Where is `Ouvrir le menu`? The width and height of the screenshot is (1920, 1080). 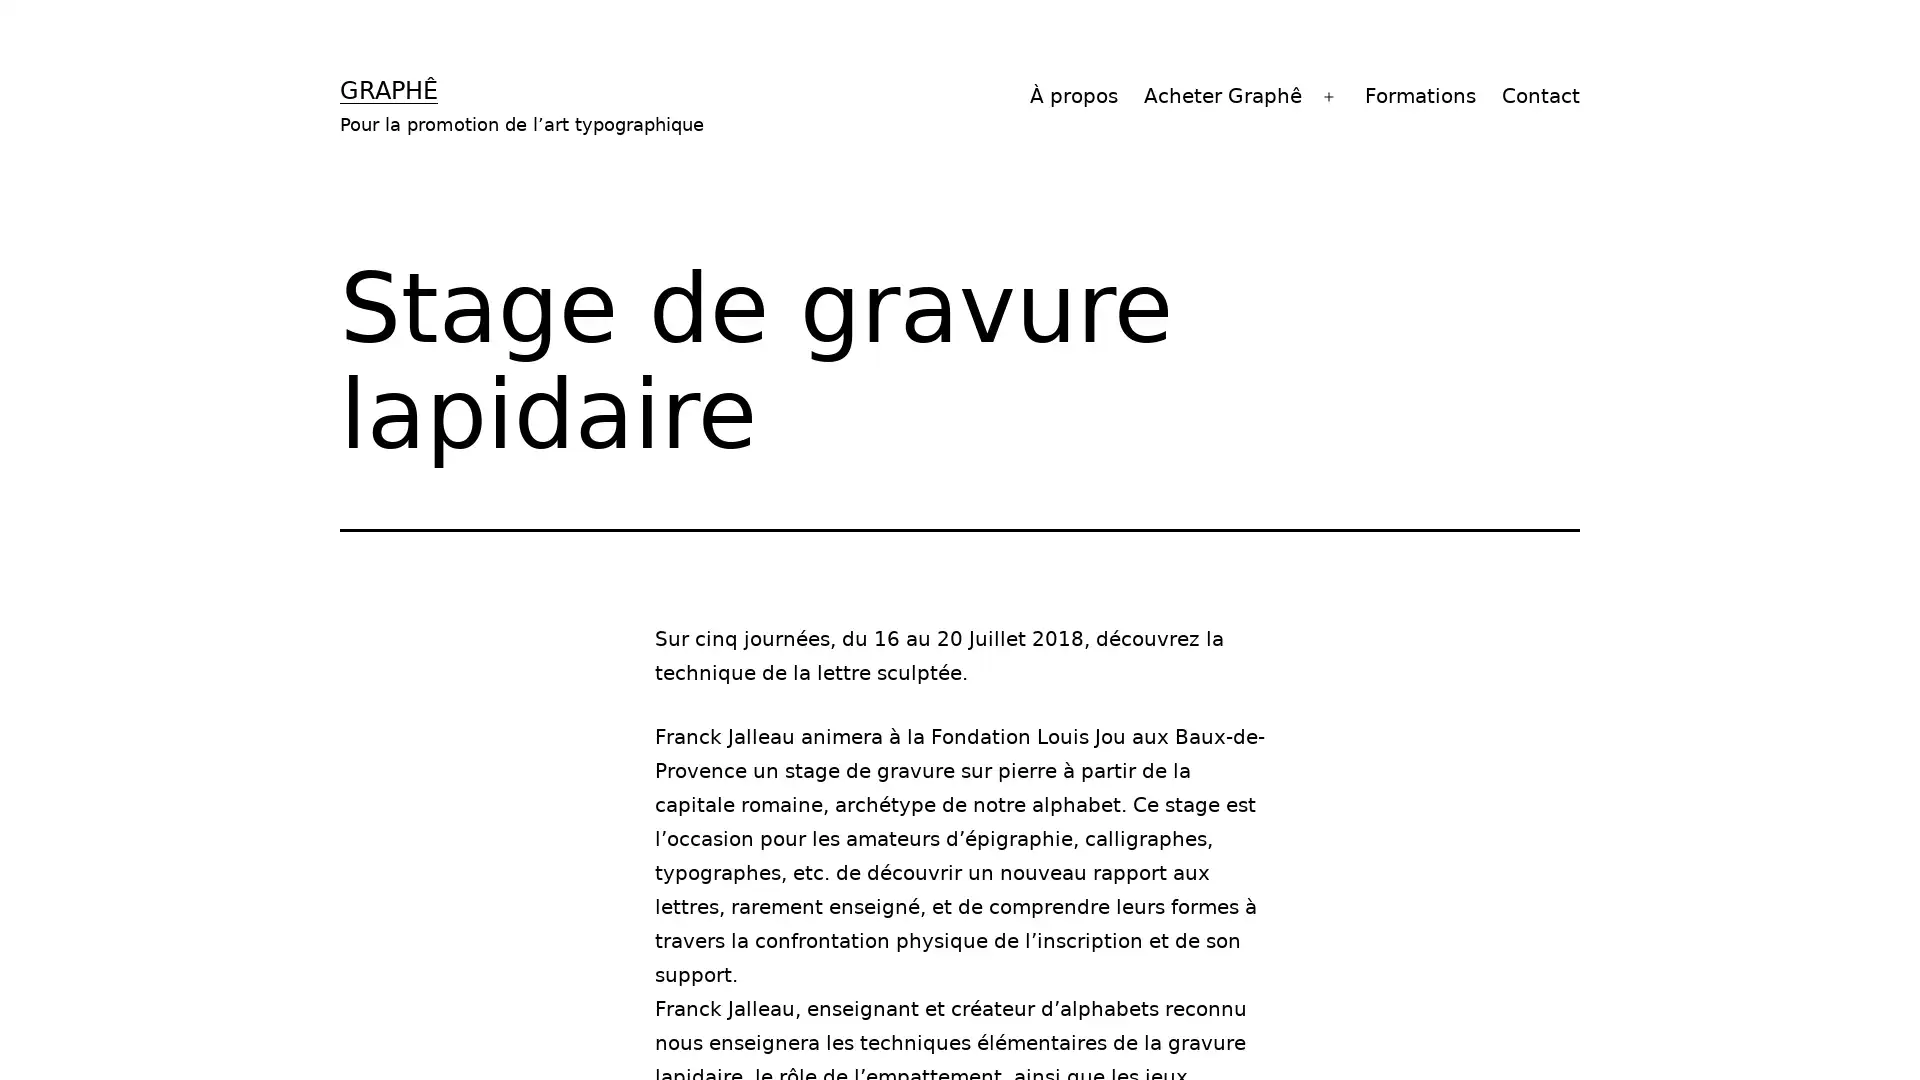
Ouvrir le menu is located at coordinates (1329, 96).